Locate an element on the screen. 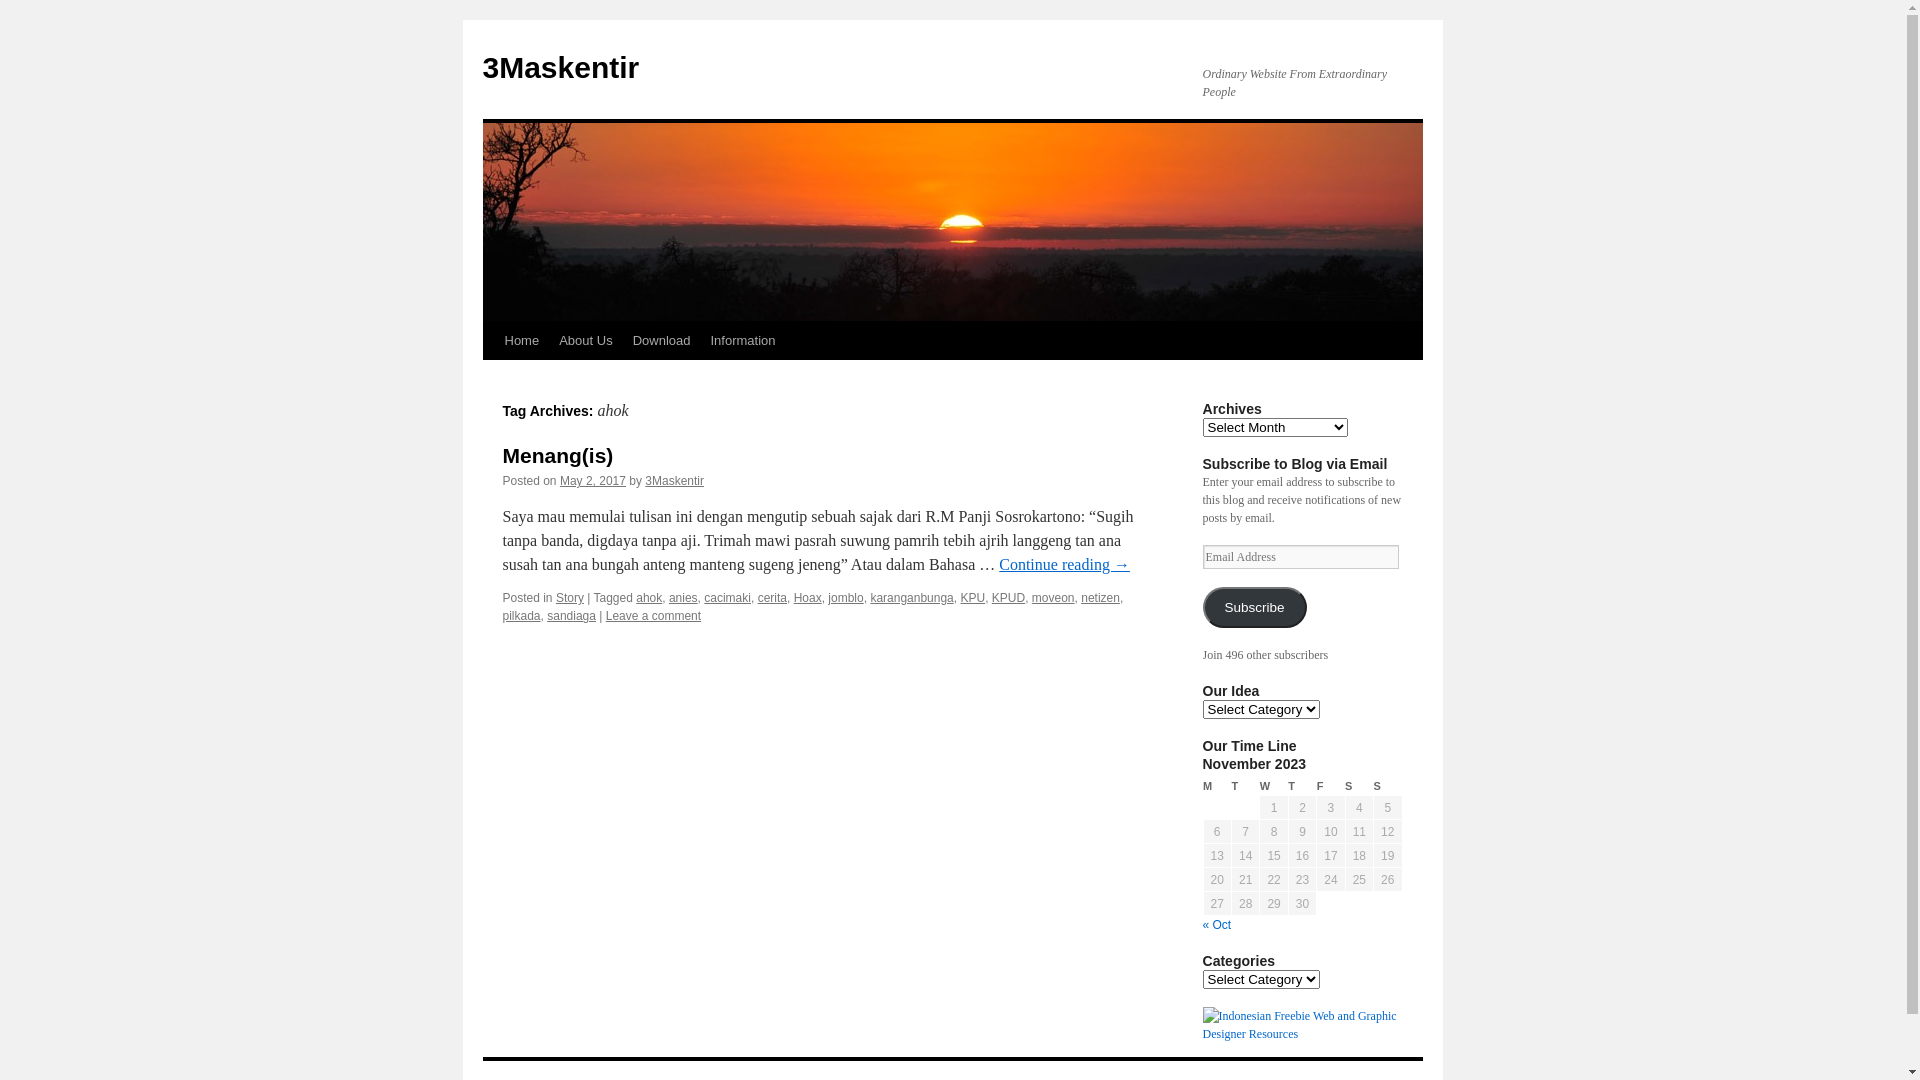 The height and width of the screenshot is (1080, 1920). 'About Us' is located at coordinates (584, 339).